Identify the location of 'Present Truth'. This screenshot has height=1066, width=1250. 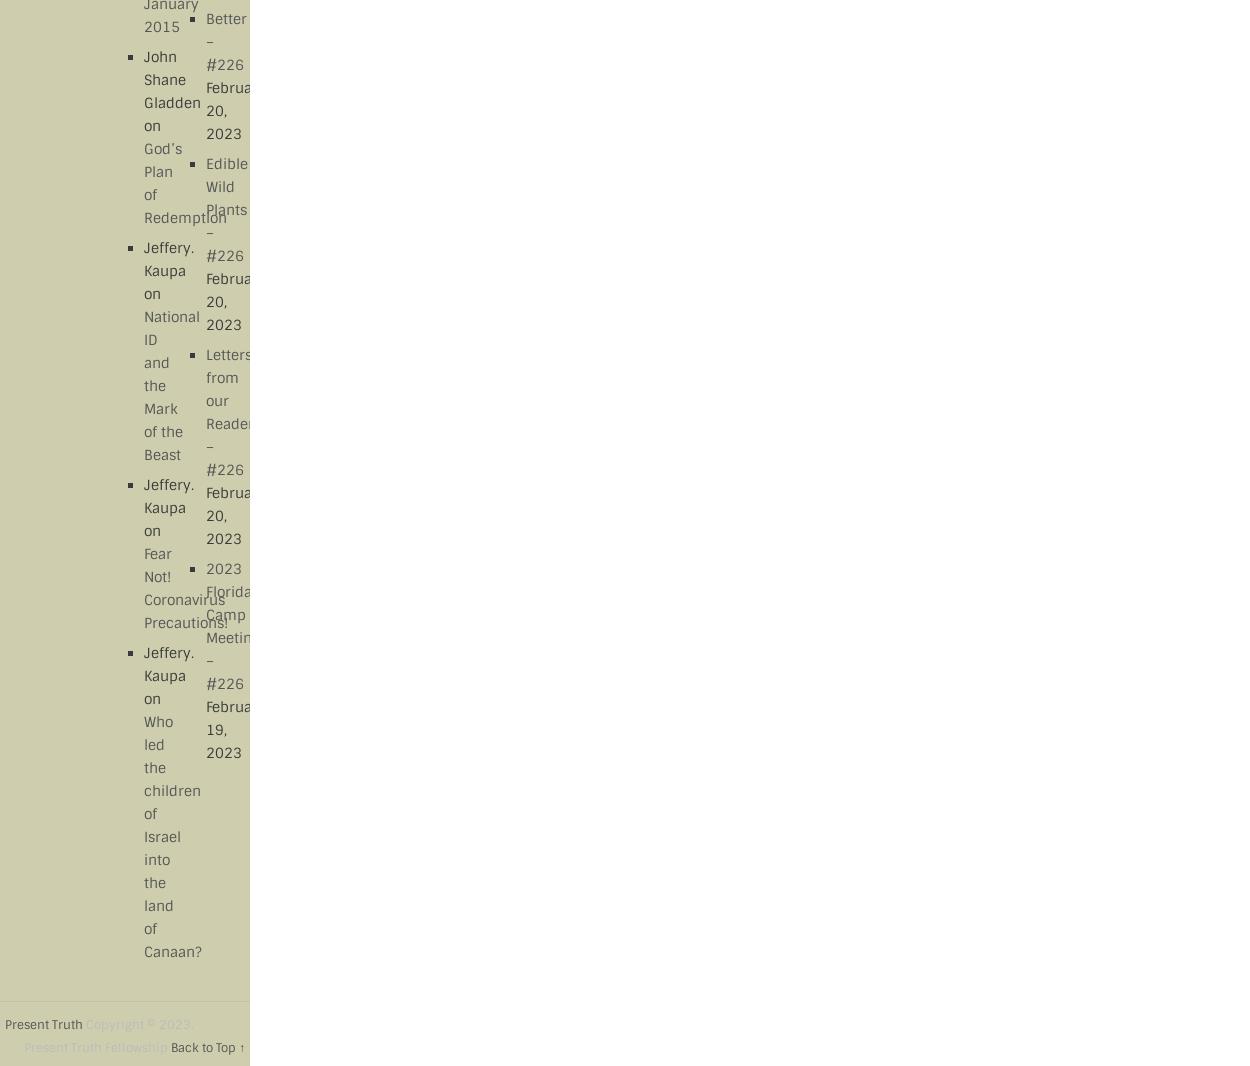
(44, 1023).